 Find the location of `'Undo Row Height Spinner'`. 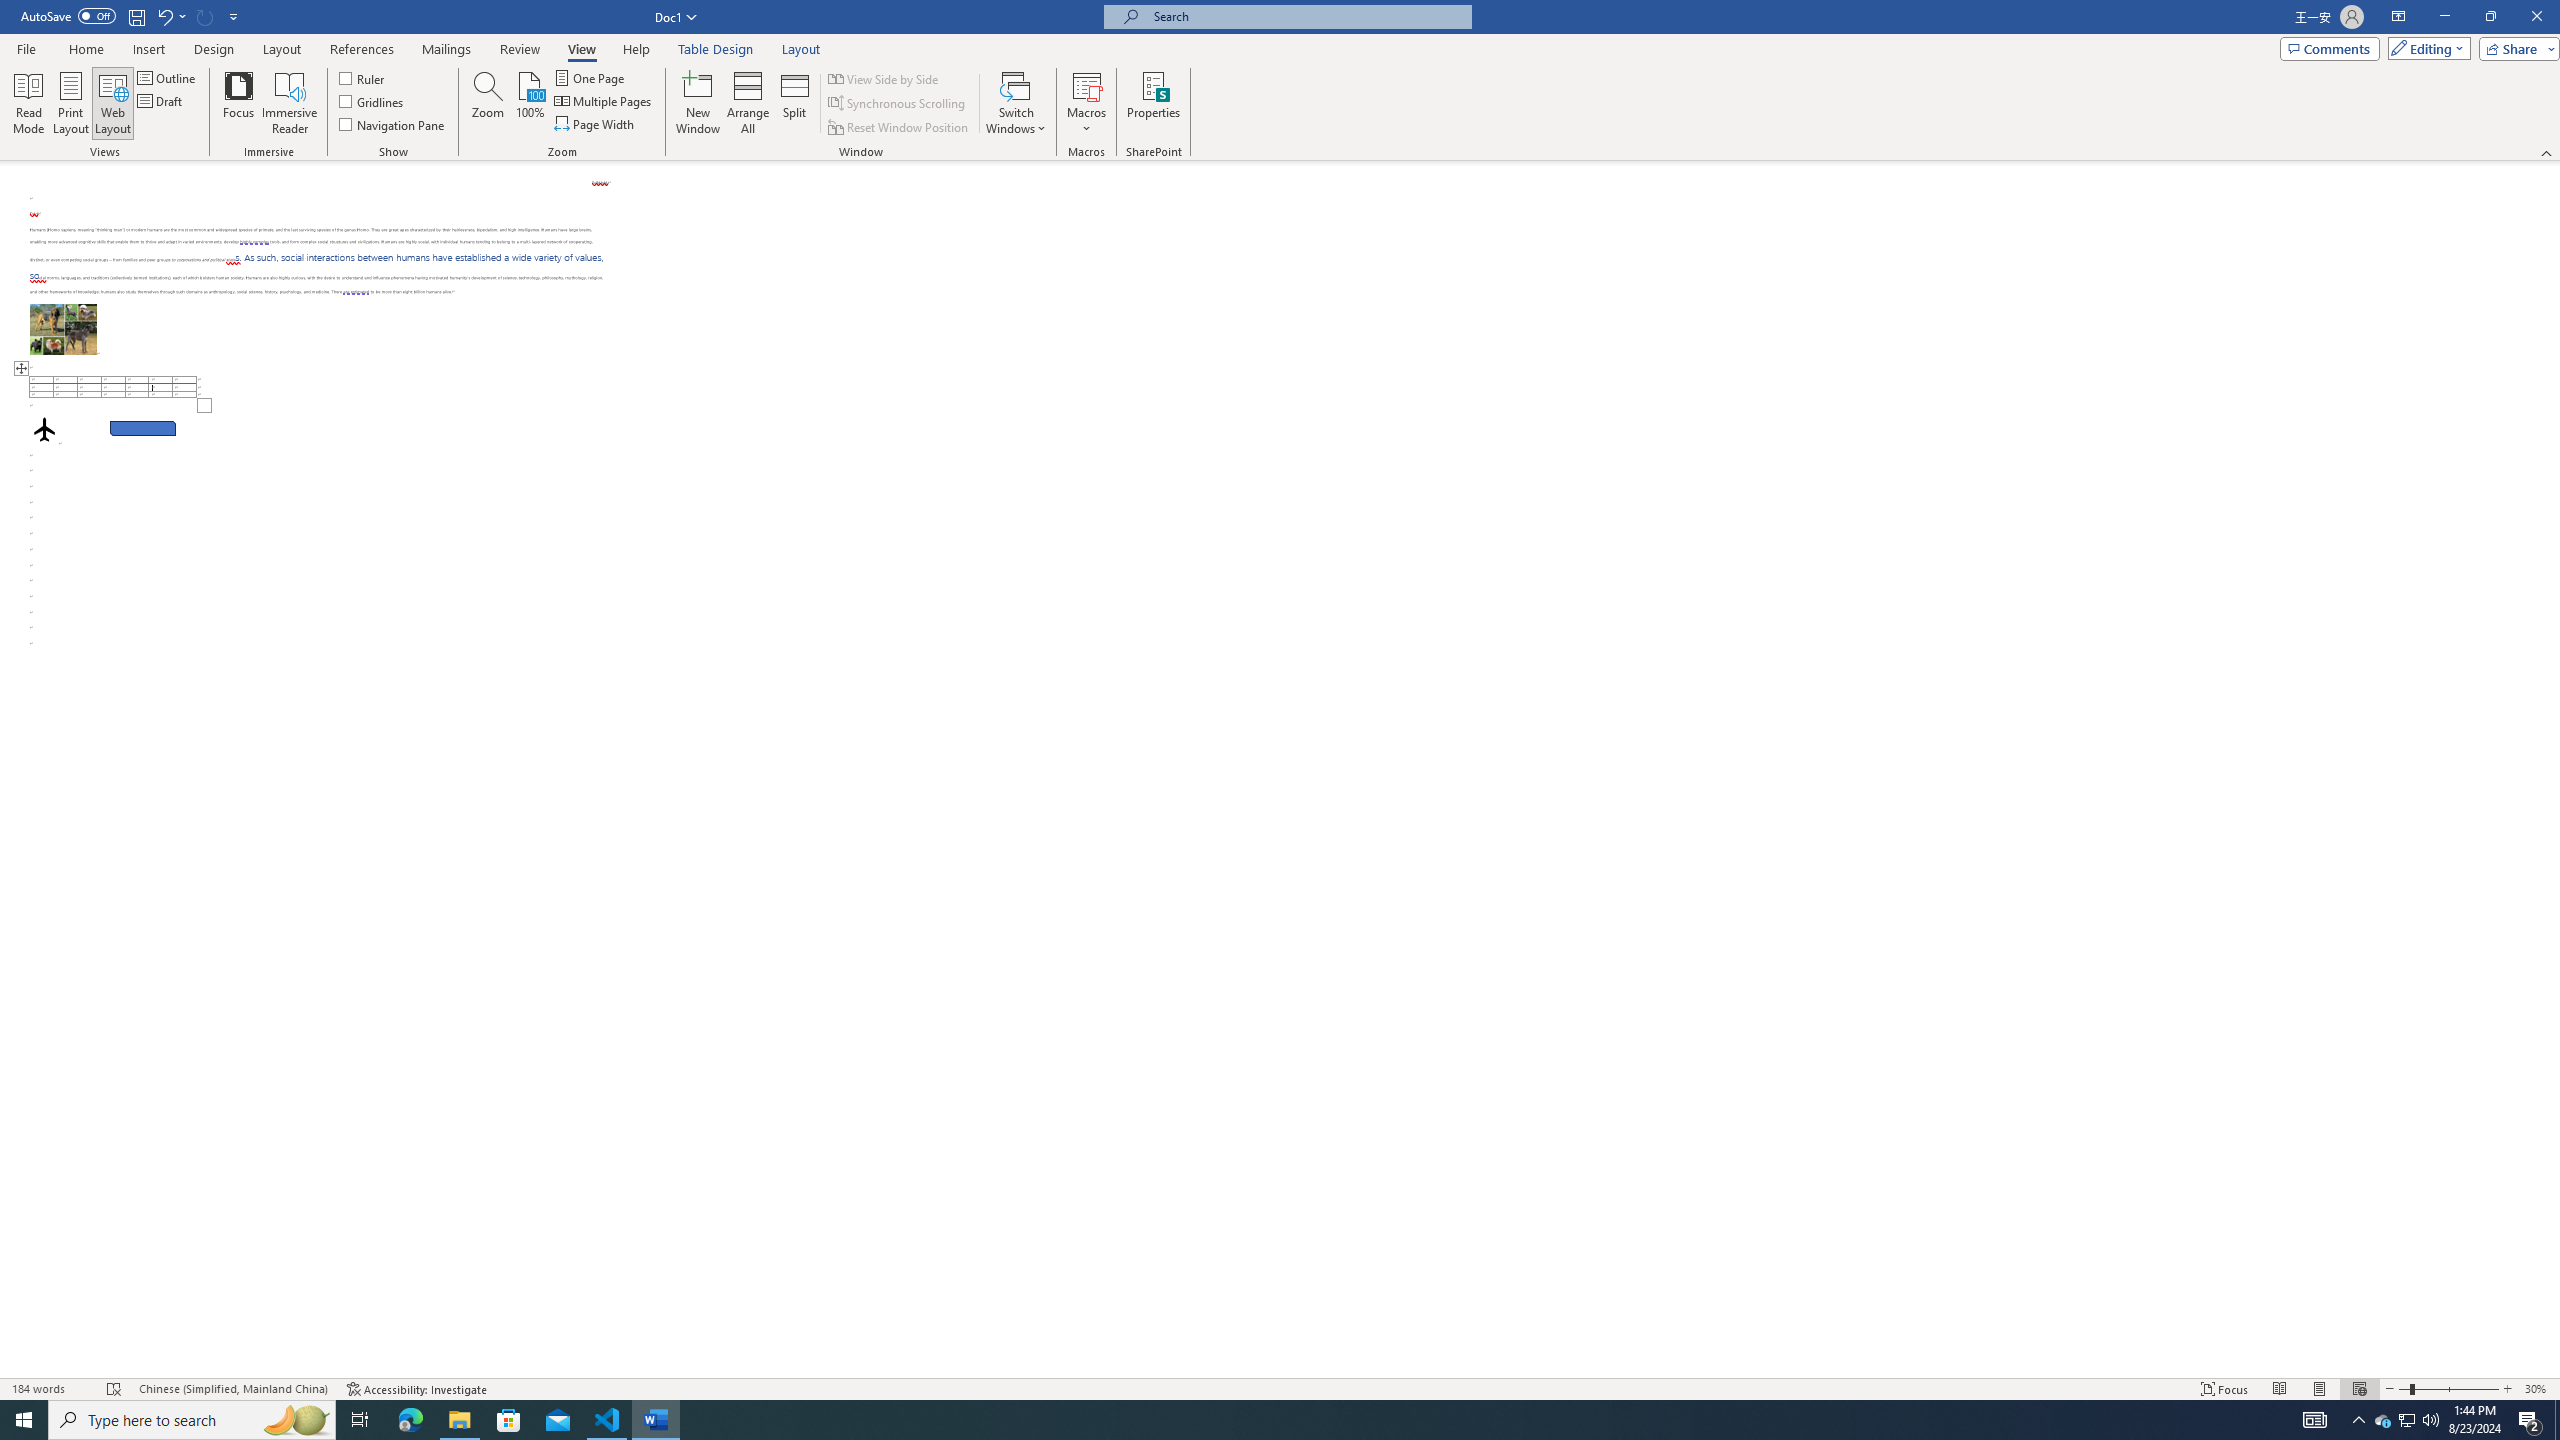

'Undo Row Height Spinner' is located at coordinates (163, 15).